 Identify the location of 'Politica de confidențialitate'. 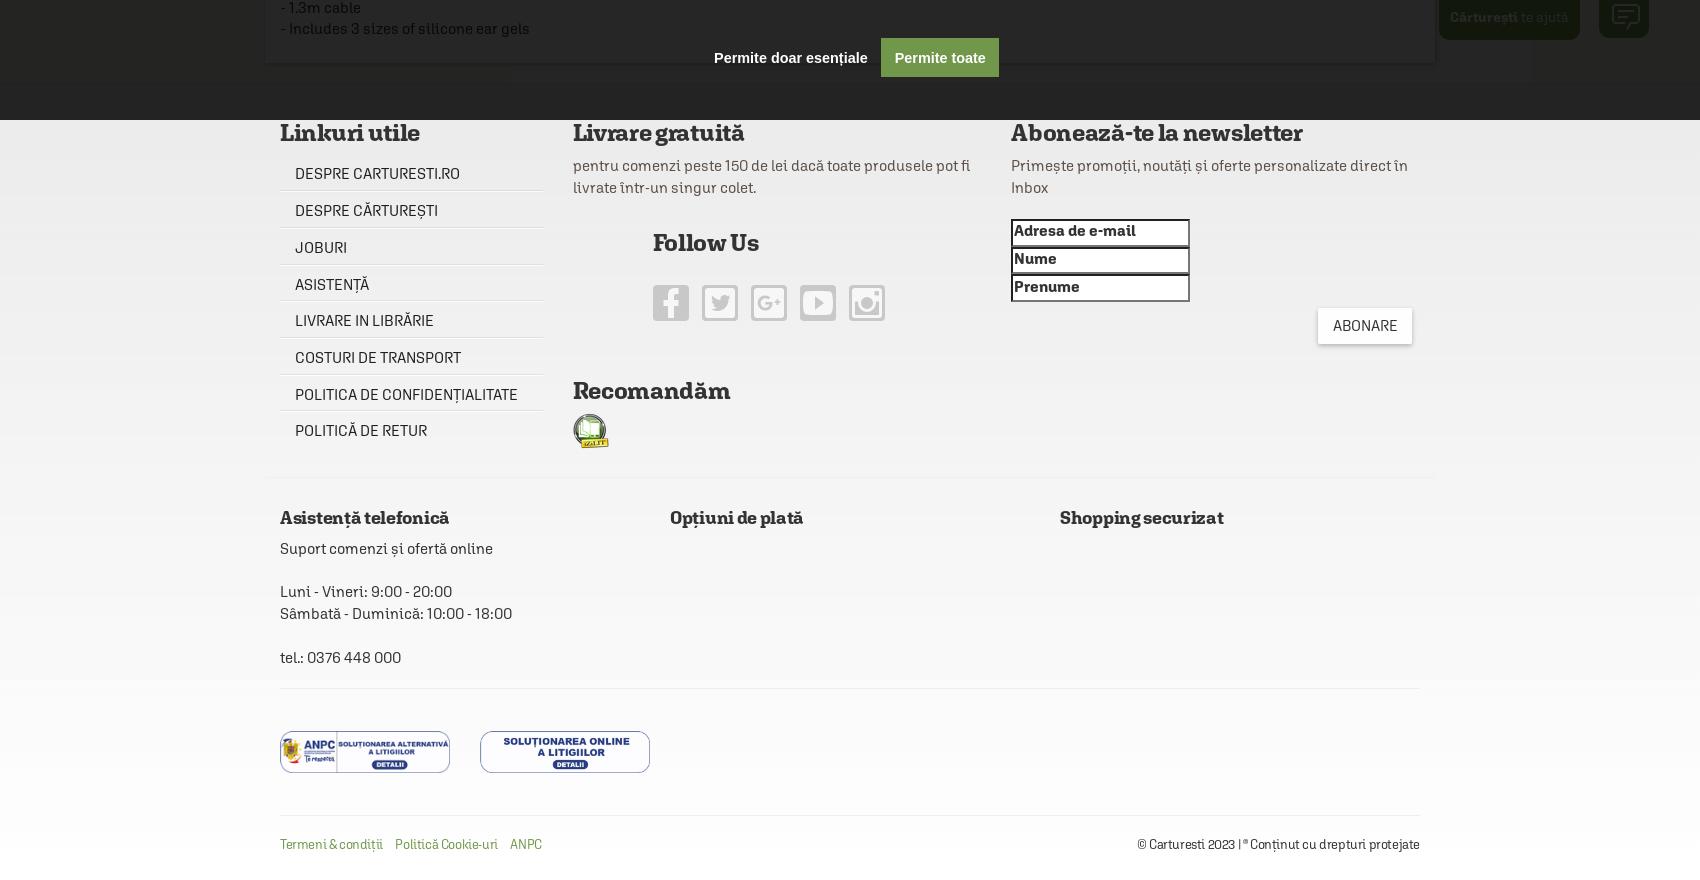
(294, 392).